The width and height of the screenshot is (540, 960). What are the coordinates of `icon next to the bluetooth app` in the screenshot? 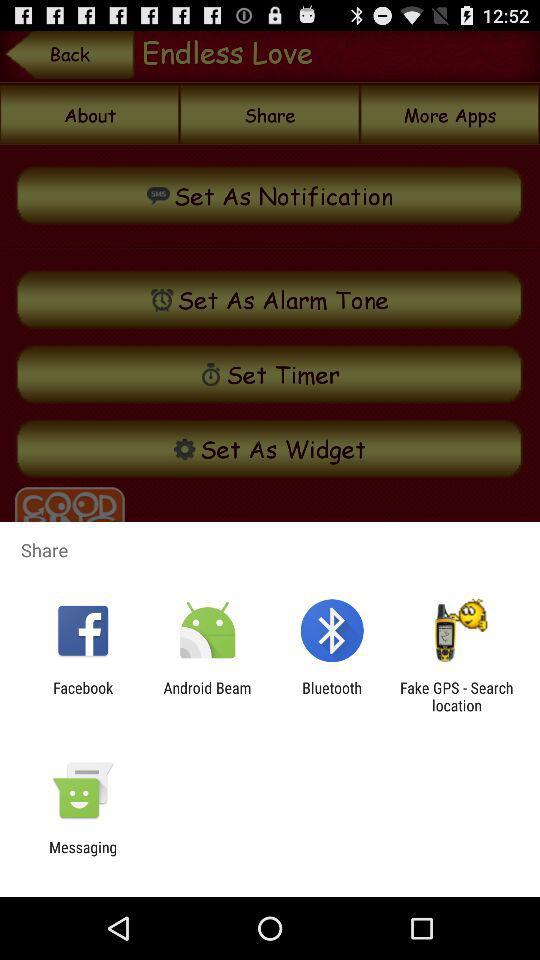 It's located at (206, 696).